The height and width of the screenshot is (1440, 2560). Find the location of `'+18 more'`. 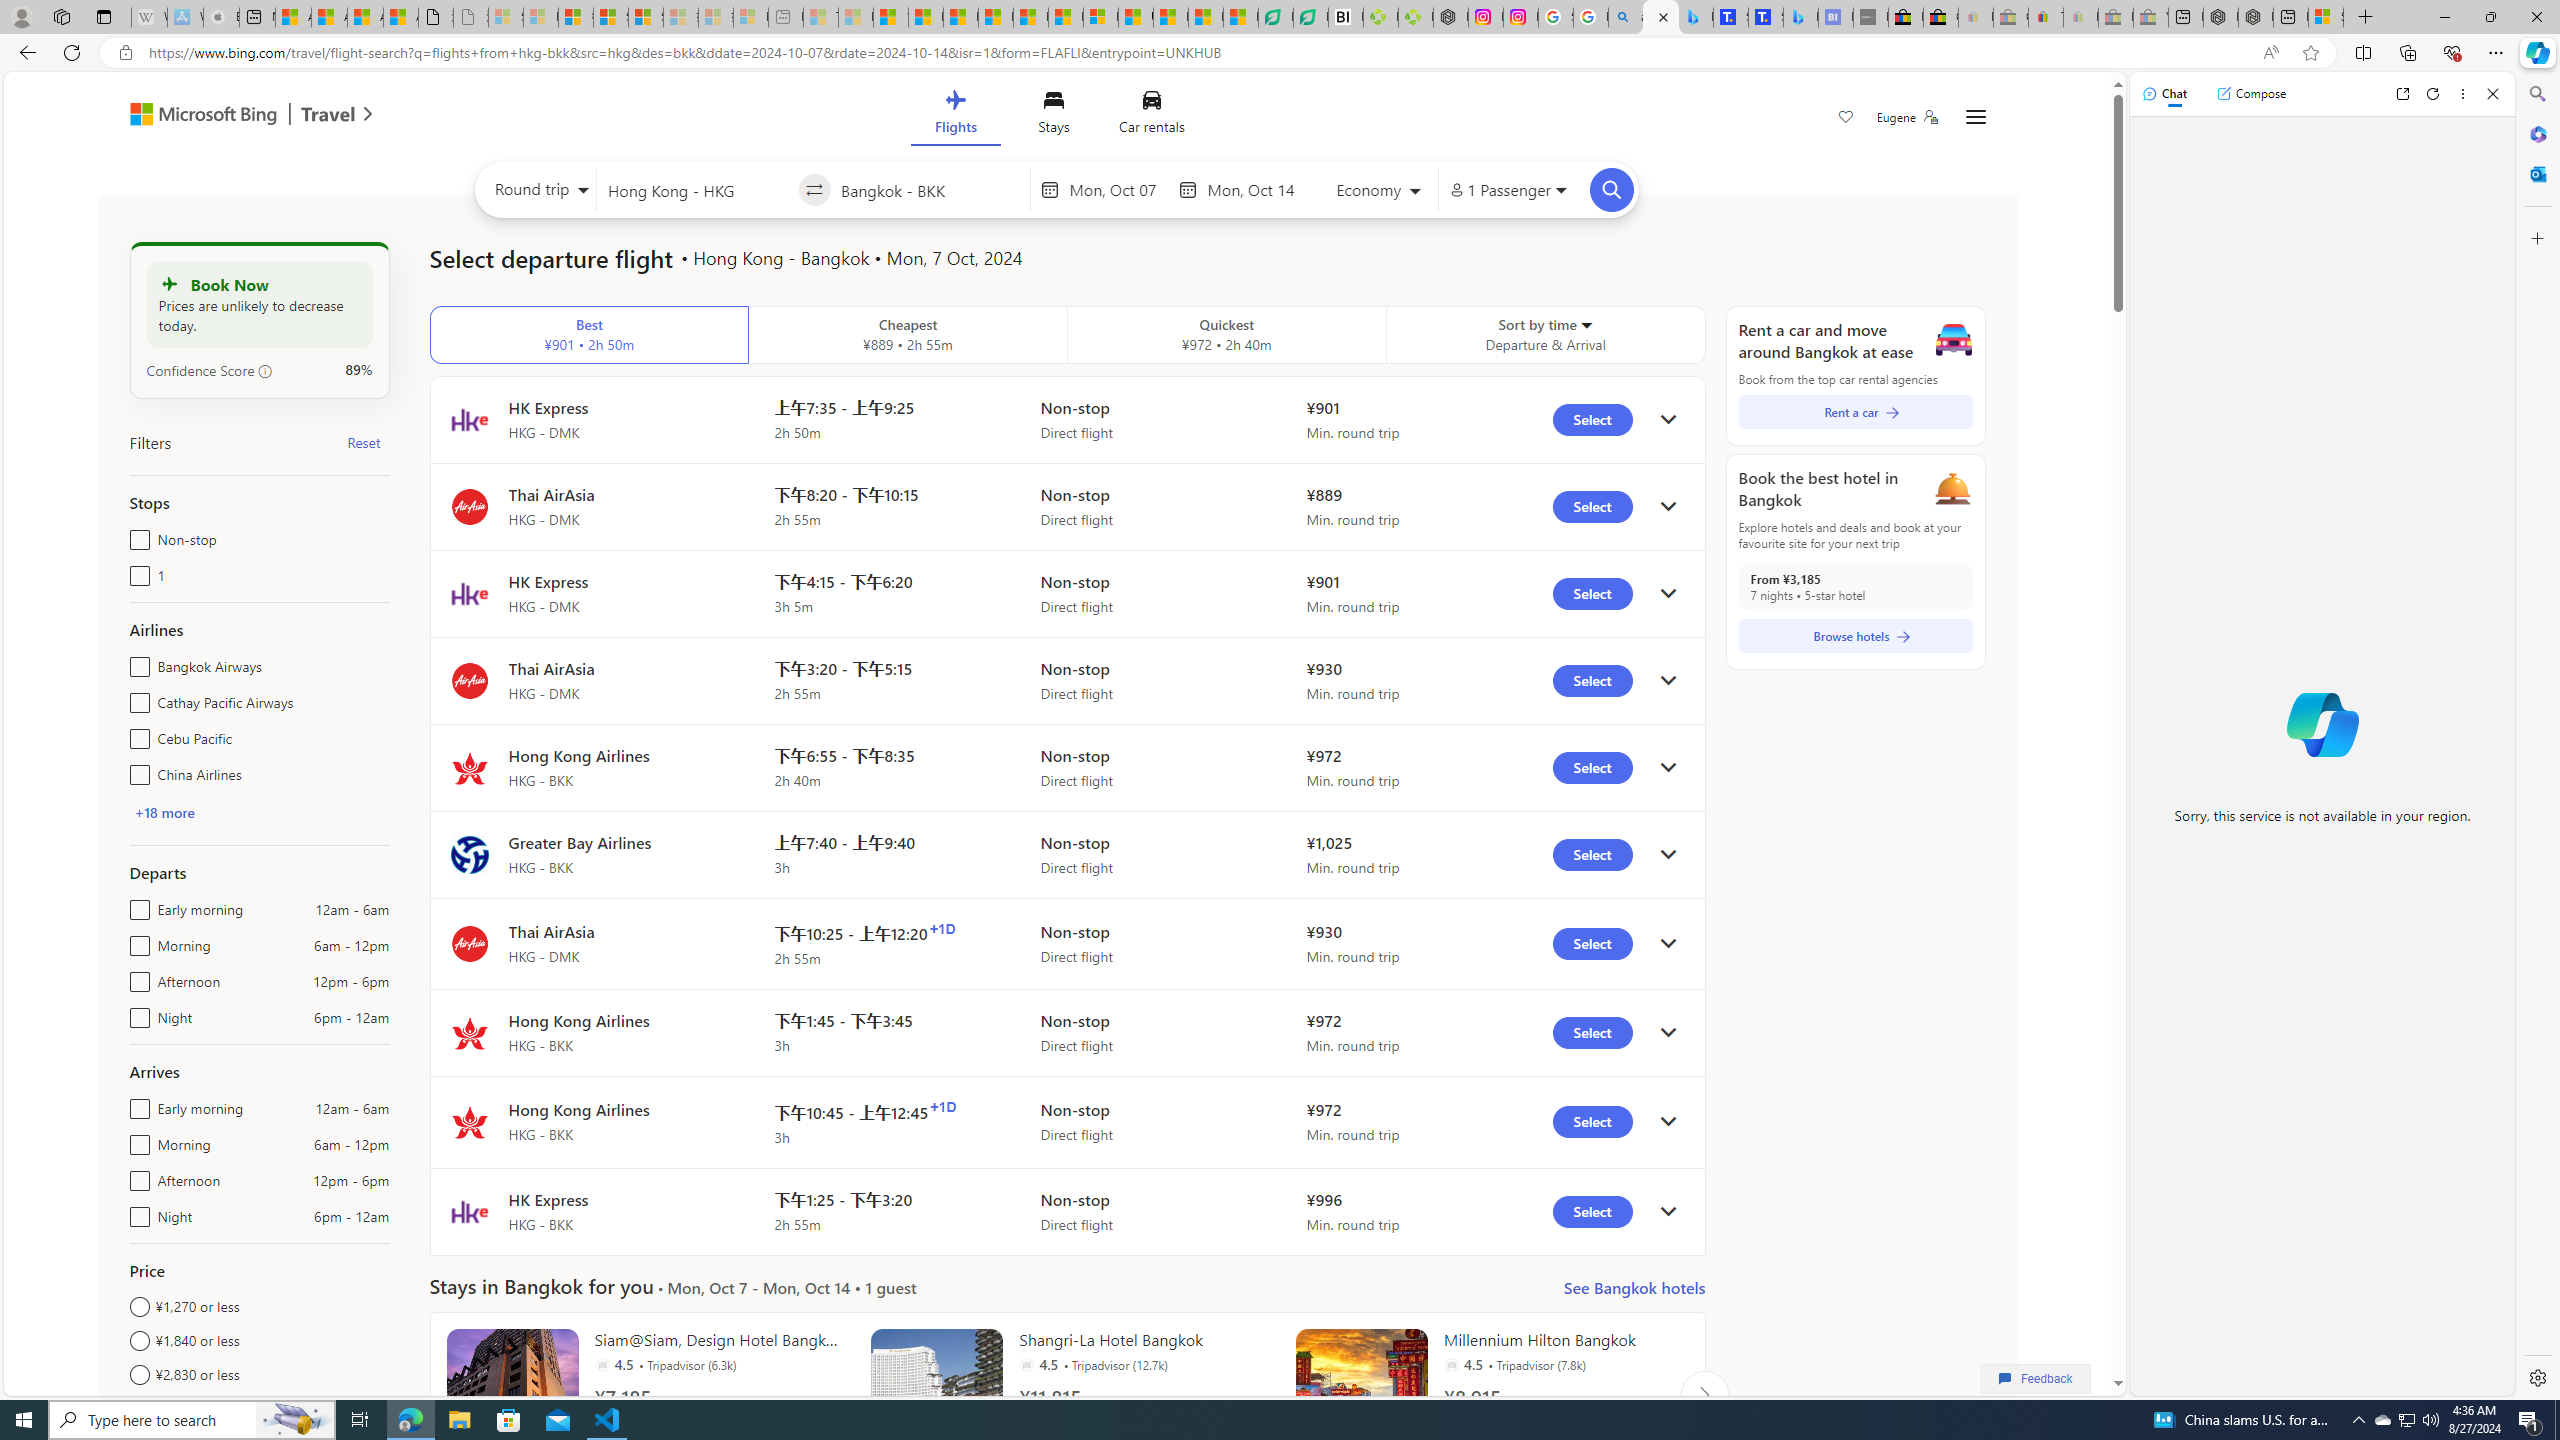

'+18 more' is located at coordinates (163, 811).